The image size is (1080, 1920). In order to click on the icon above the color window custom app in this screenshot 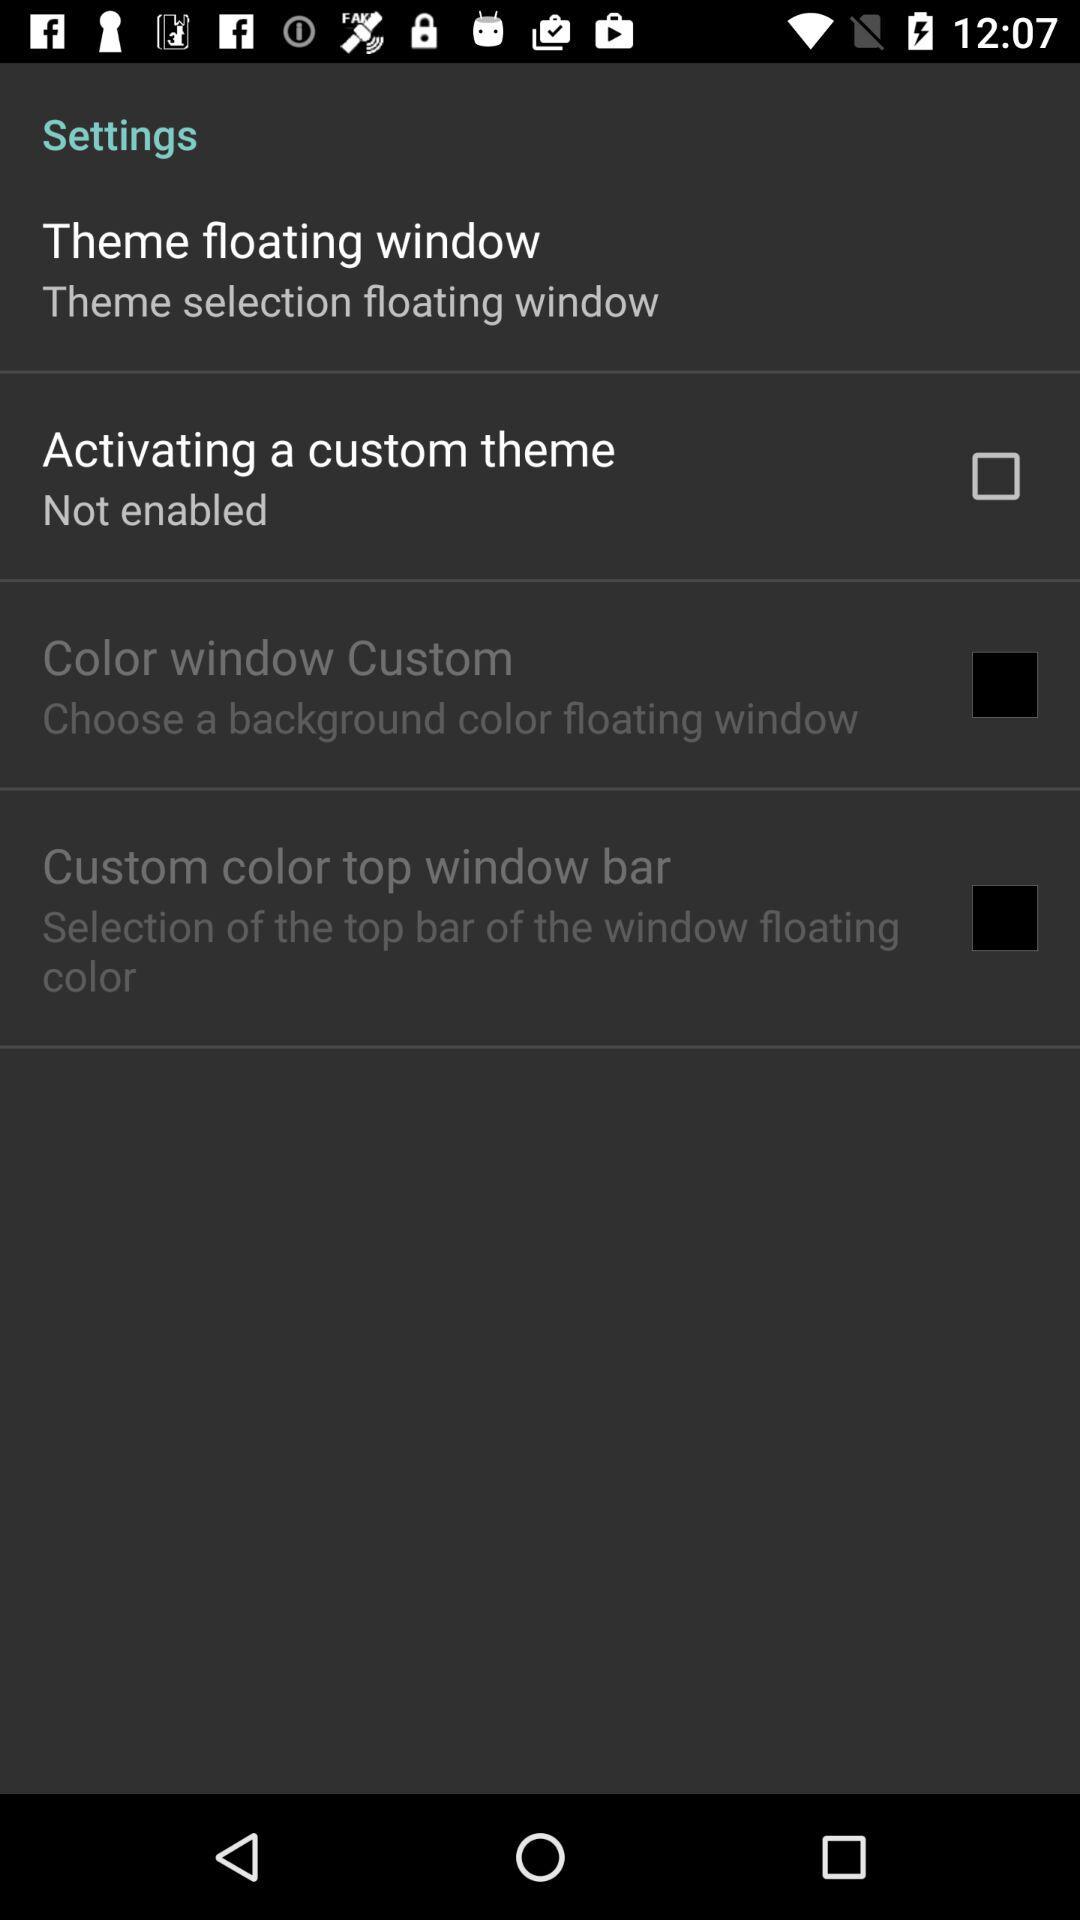, I will do `click(154, 508)`.